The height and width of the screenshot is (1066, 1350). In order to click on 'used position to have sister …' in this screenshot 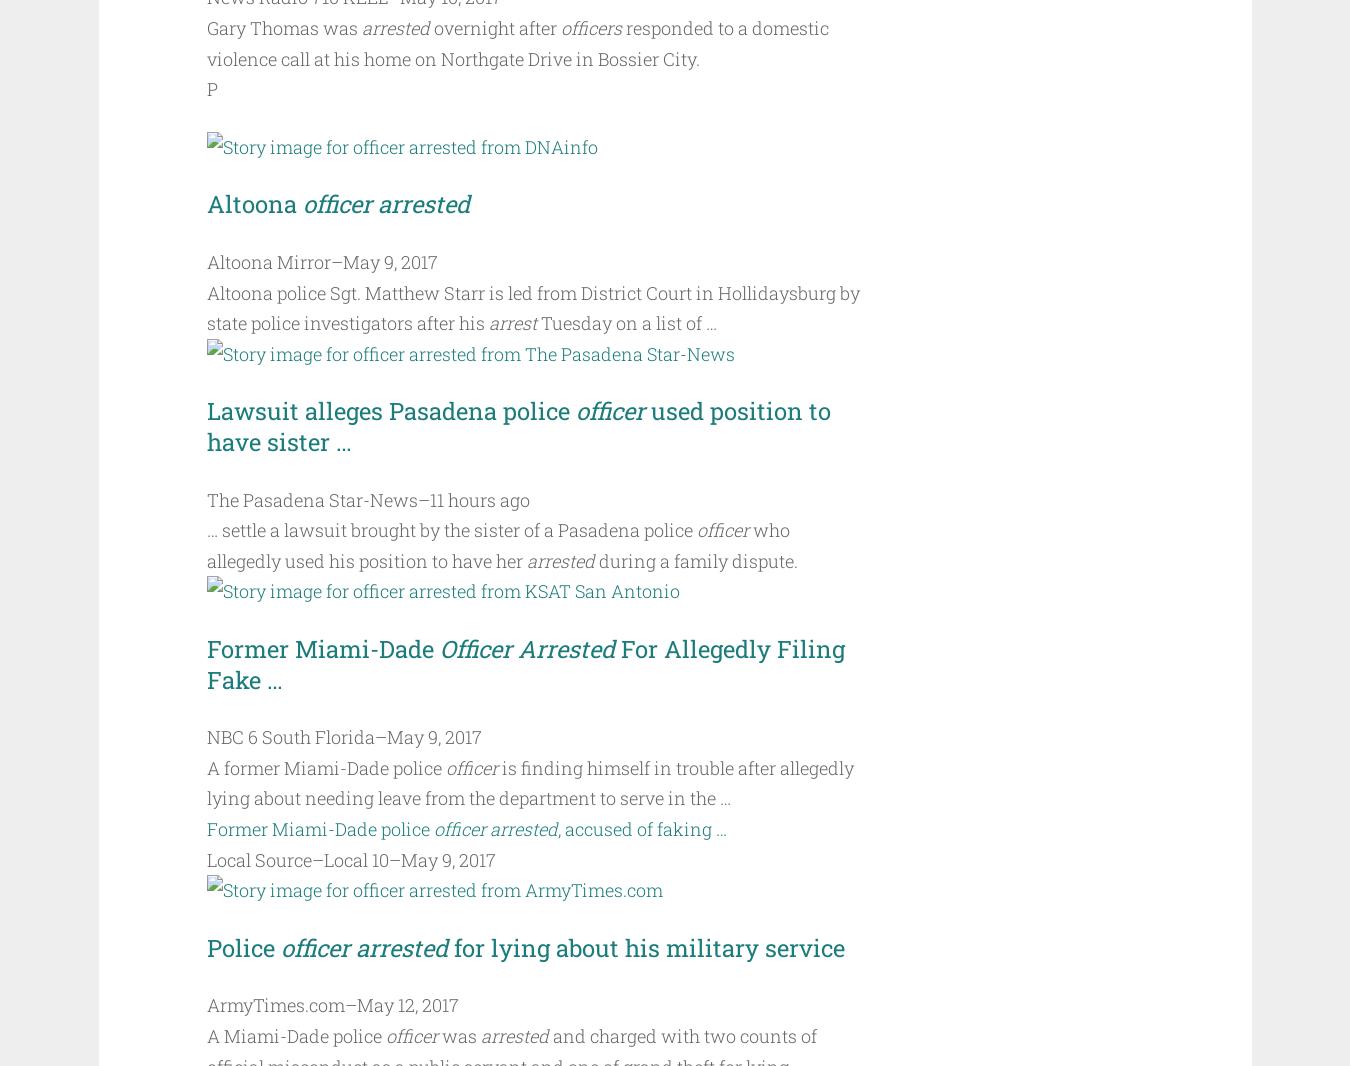, I will do `click(206, 426)`.